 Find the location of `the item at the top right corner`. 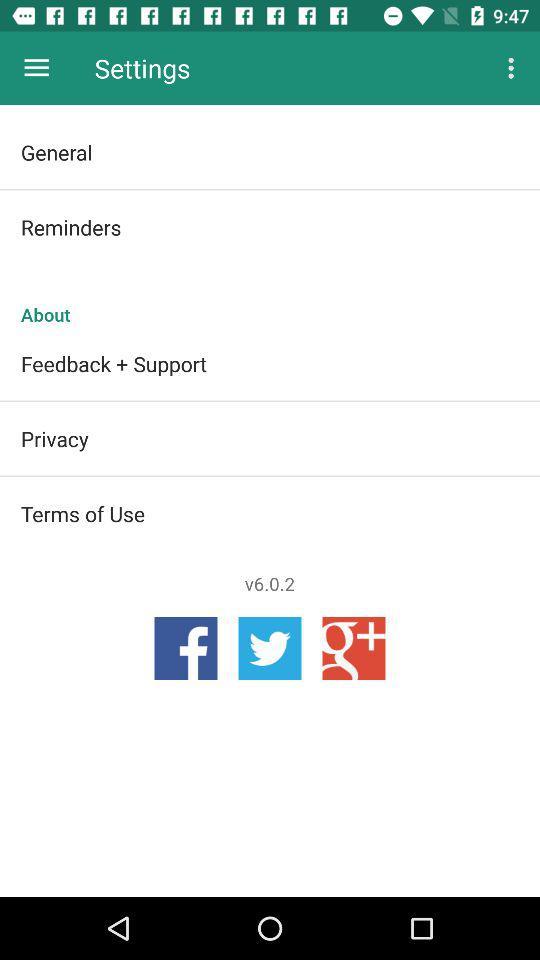

the item at the top right corner is located at coordinates (513, 68).